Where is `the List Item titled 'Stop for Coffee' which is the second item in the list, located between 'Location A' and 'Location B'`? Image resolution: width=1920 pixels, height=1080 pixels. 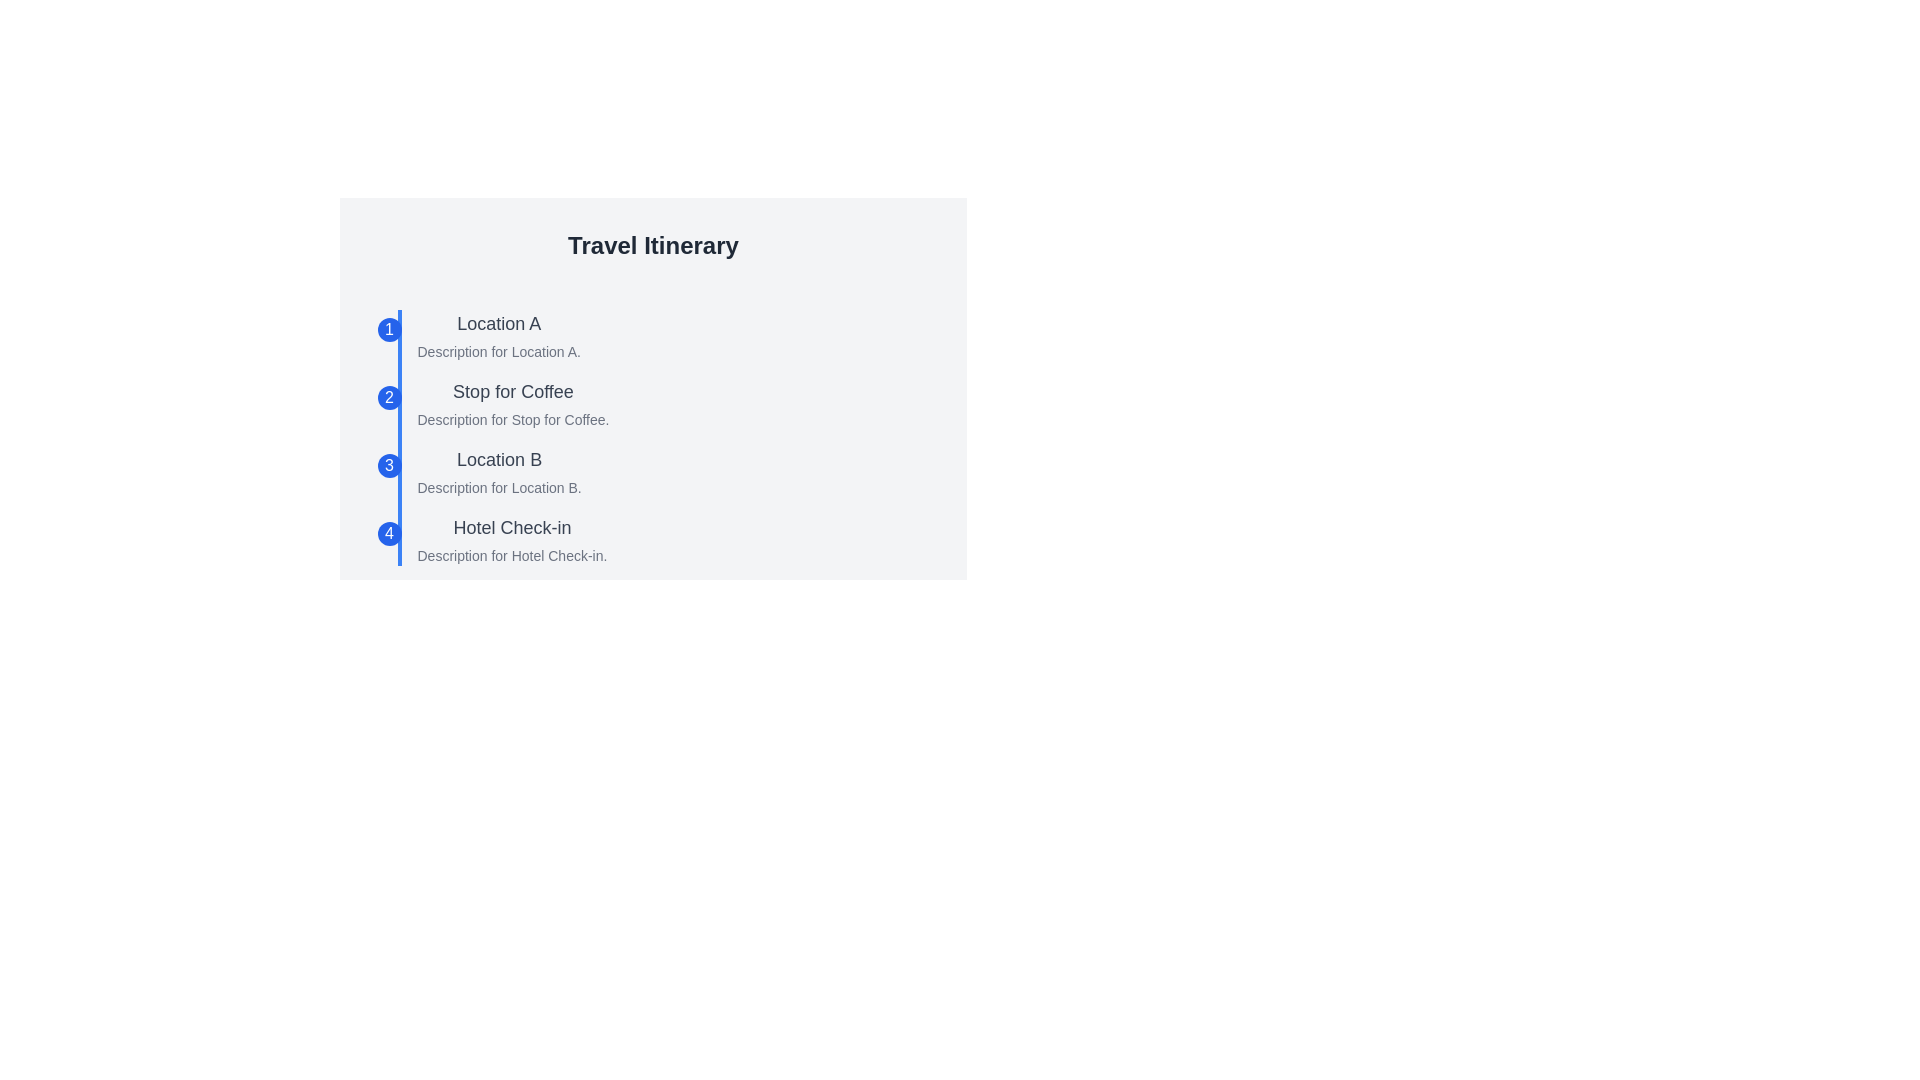 the List Item titled 'Stop for Coffee' which is the second item in the list, located between 'Location A' and 'Location B' is located at coordinates (655, 404).